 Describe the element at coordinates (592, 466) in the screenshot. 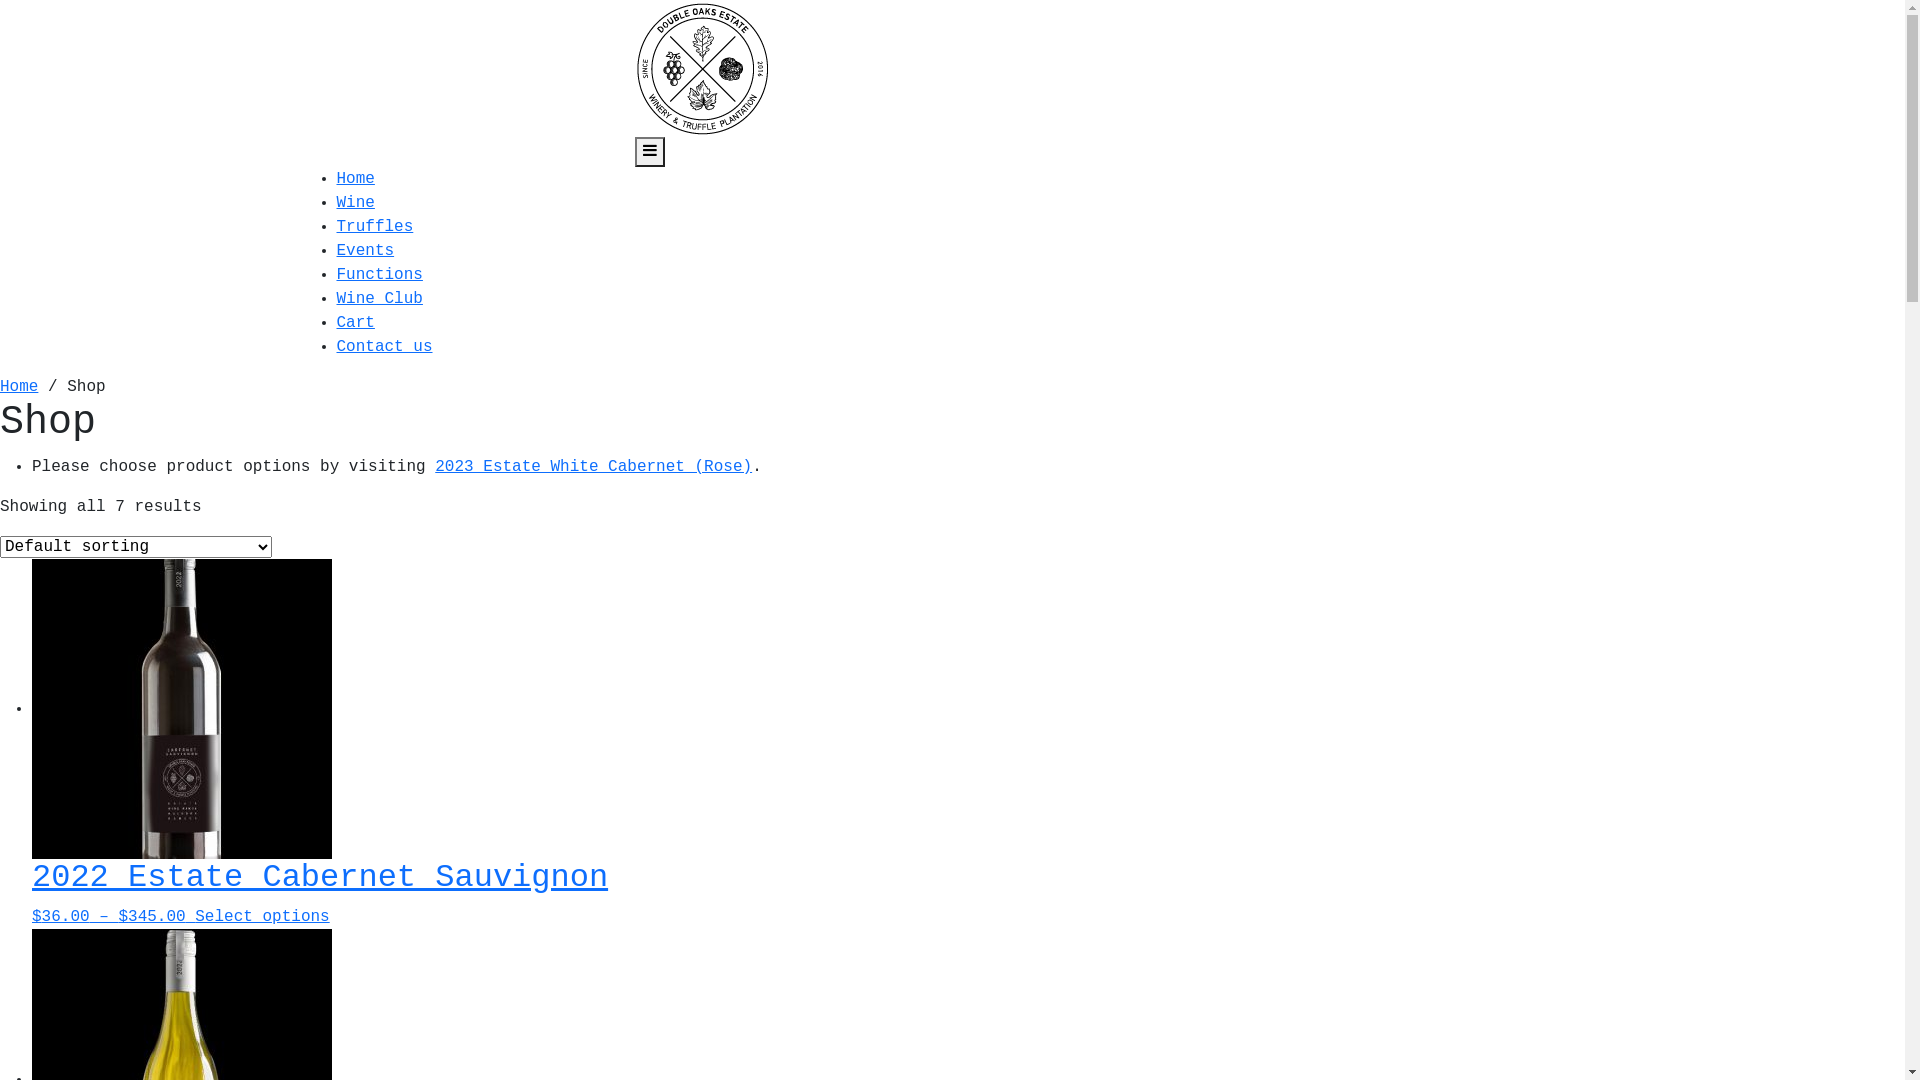

I see `'2023 Estate White Cabernet (Rose)'` at that location.